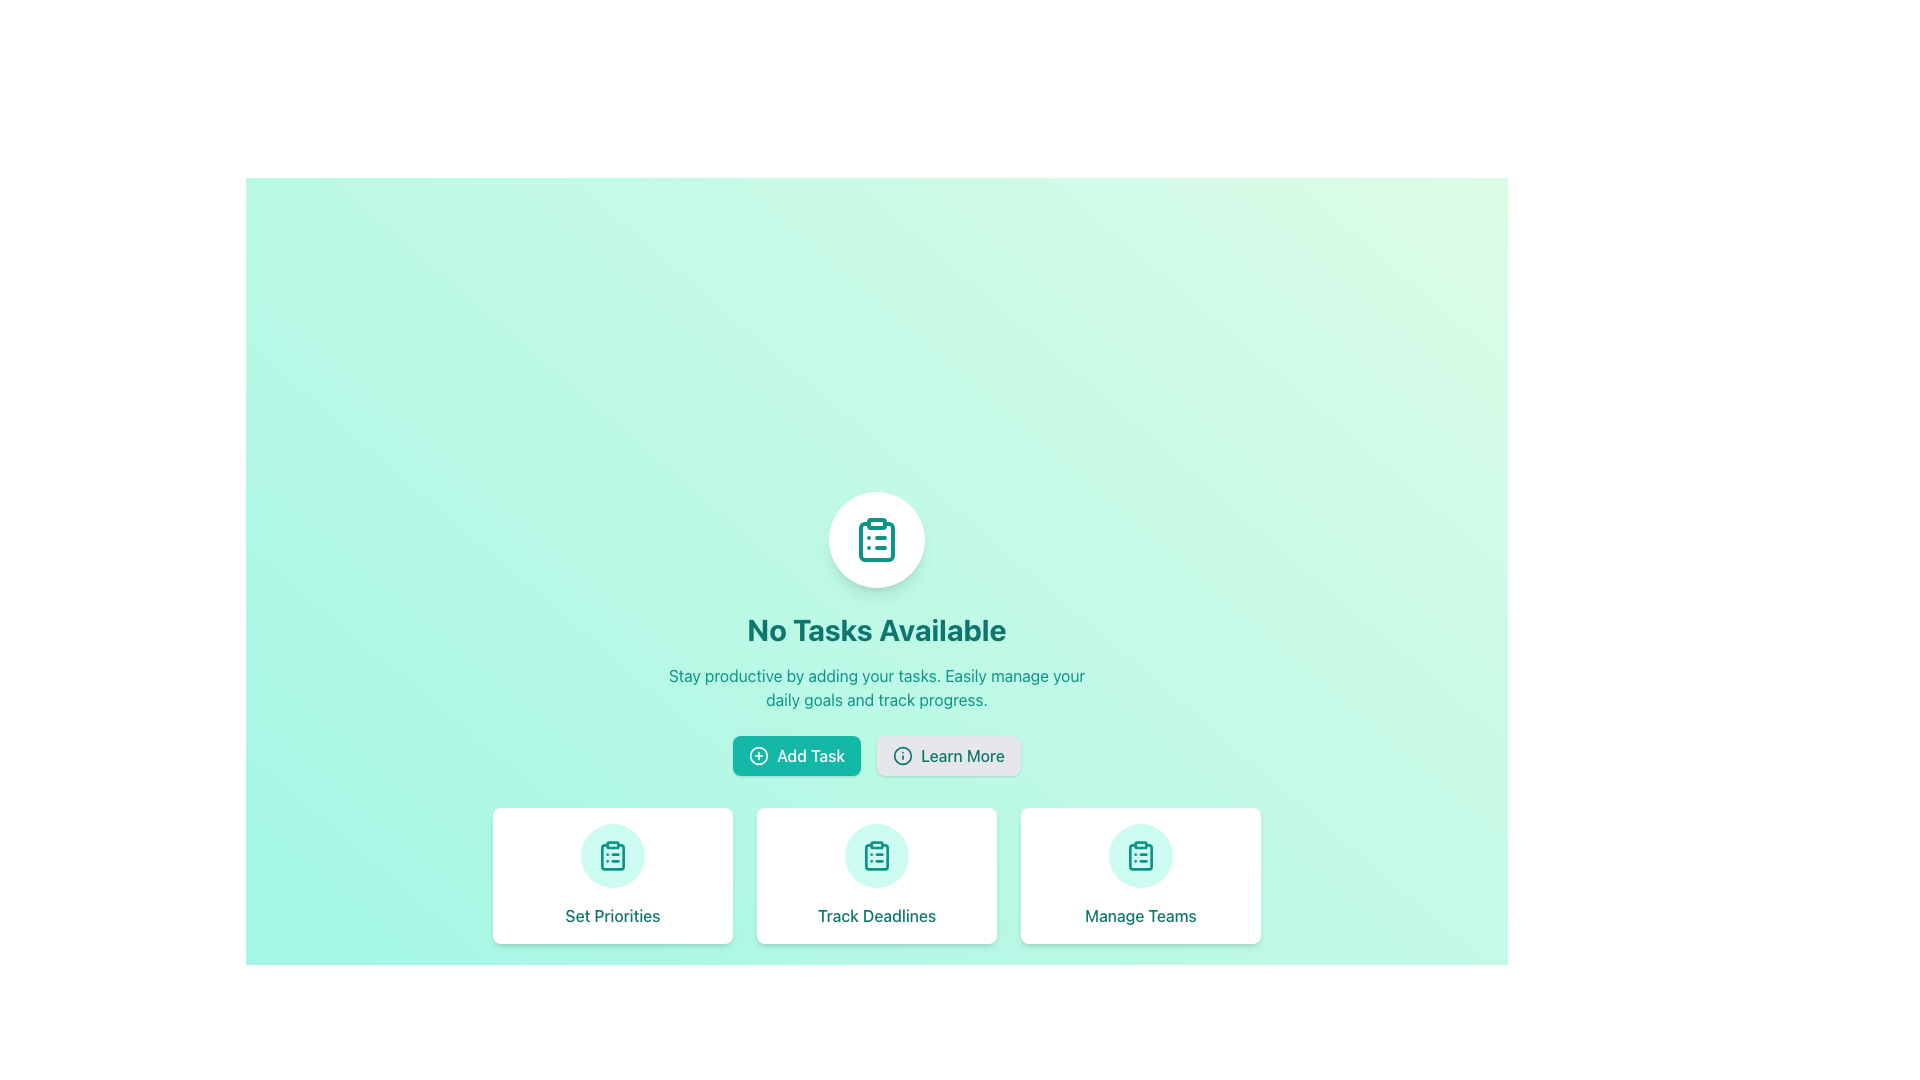 The height and width of the screenshot is (1080, 1920). Describe the element at coordinates (612, 855) in the screenshot. I see `the icon representing the concept of setting priorities, which is located inside the 'Set Priorities' card in the bottom row of the interface` at that location.